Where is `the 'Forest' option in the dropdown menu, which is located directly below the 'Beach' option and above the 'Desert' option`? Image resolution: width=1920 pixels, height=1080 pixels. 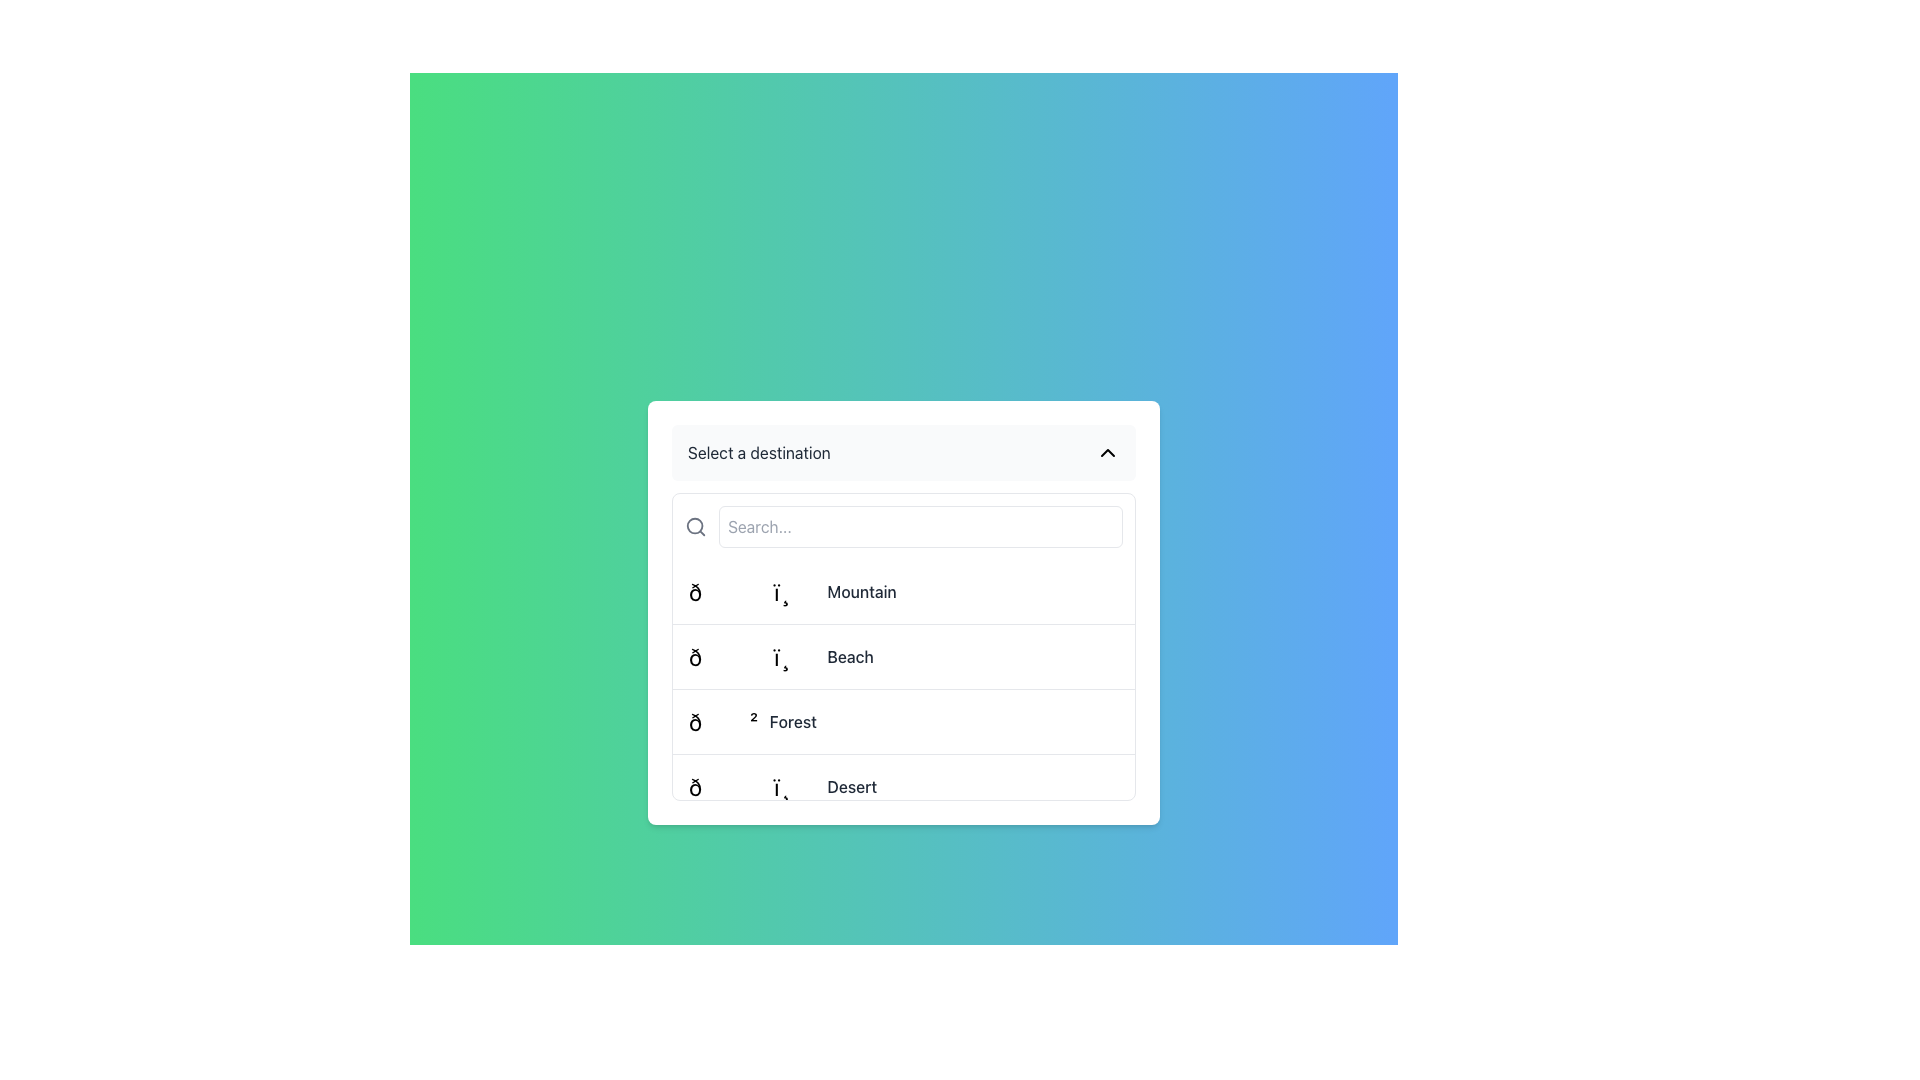
the 'Forest' option in the dropdown menu, which is located directly below the 'Beach' option and above the 'Desert' option is located at coordinates (902, 721).